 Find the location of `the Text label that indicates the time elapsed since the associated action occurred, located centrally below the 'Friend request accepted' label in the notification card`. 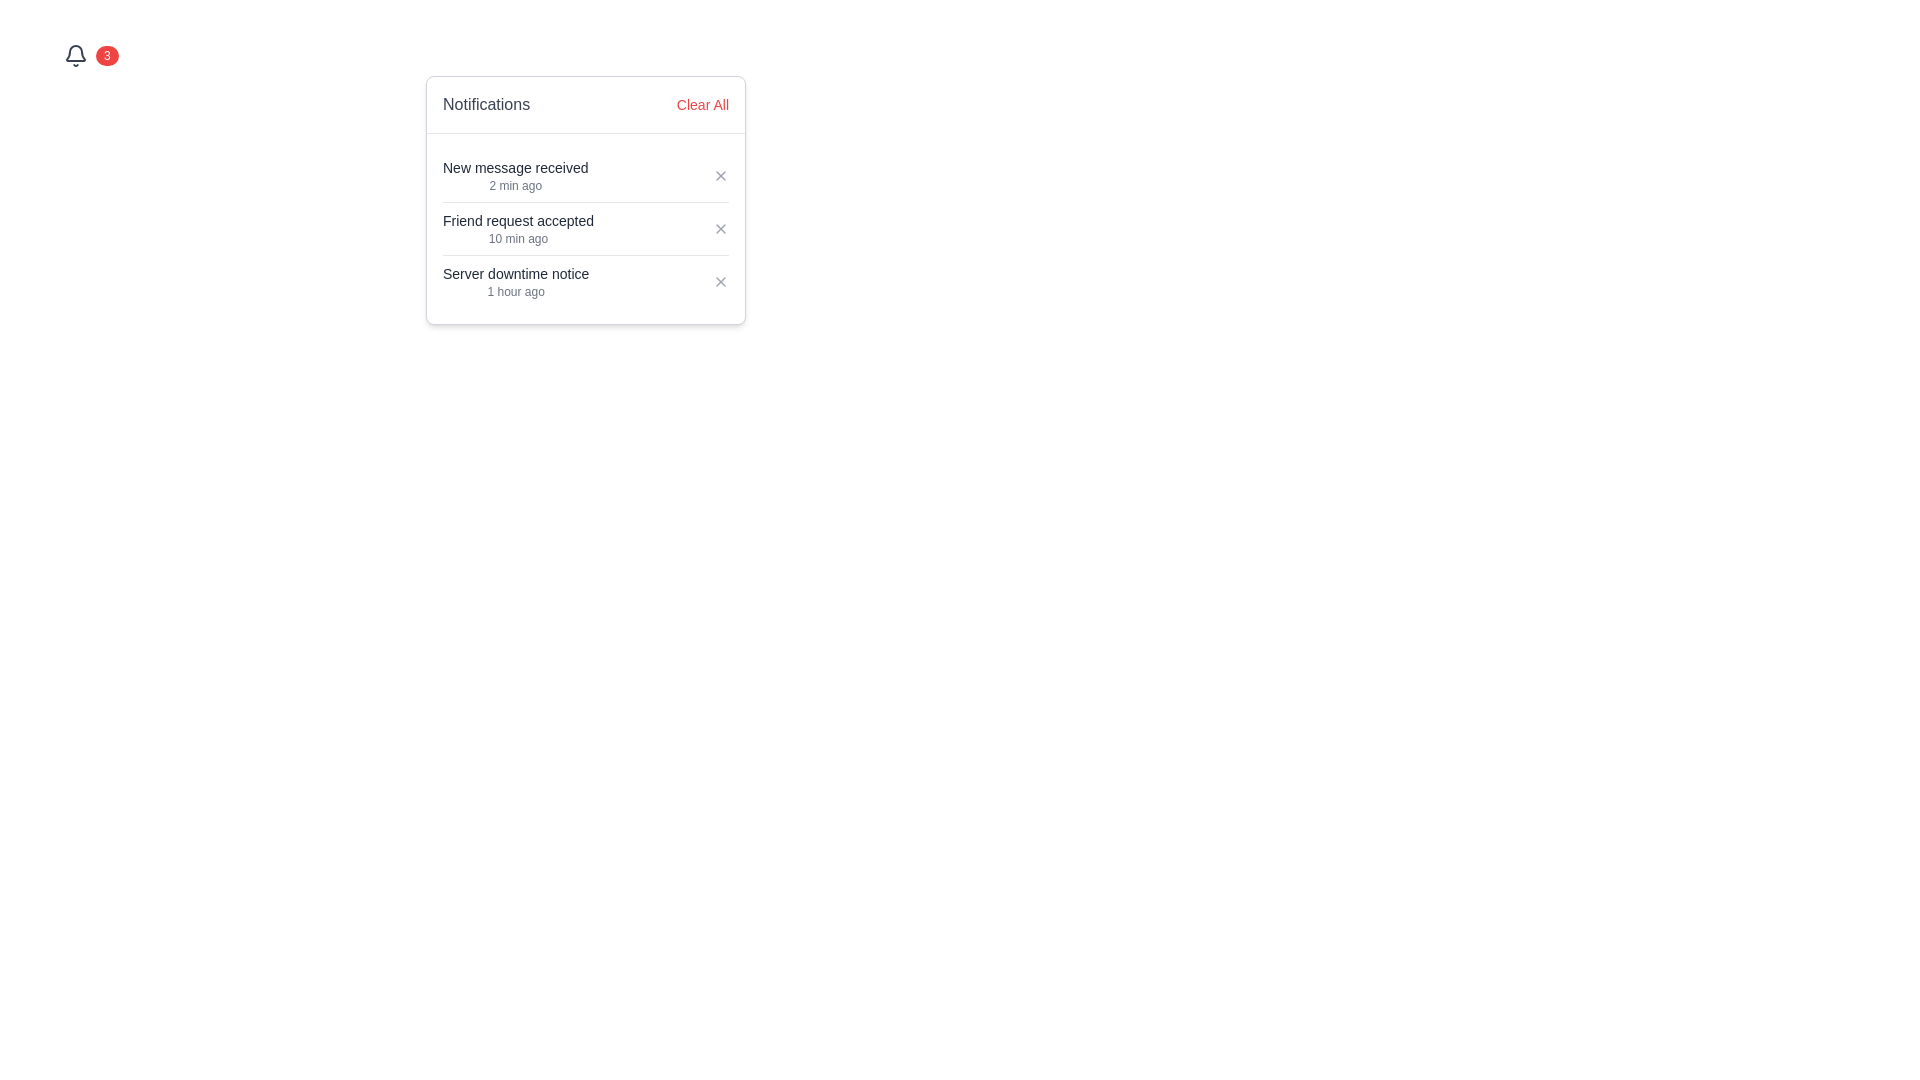

the Text label that indicates the time elapsed since the associated action occurred, located centrally below the 'Friend request accepted' label in the notification card is located at coordinates (518, 238).